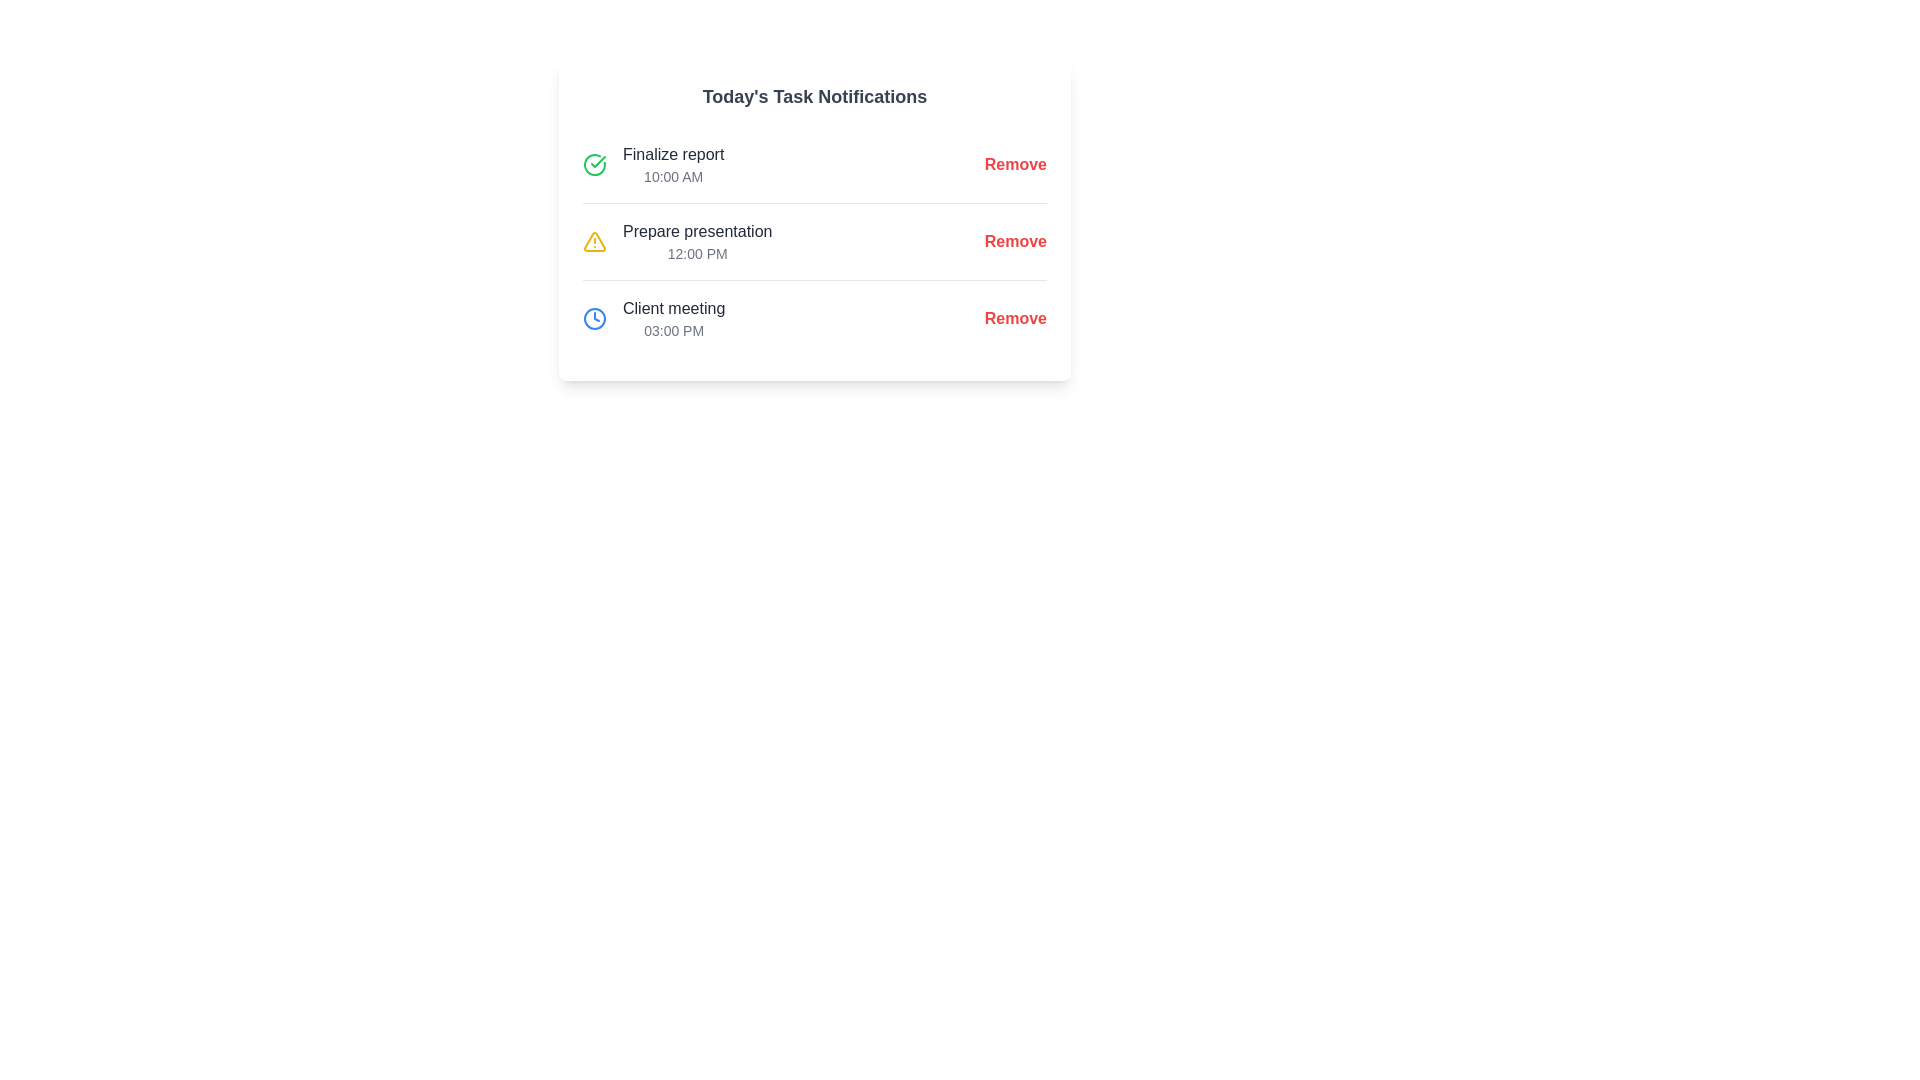 Image resolution: width=1920 pixels, height=1080 pixels. I want to click on the Text Label displaying '03:00 PM' located in the 'Client meeting' row, positioned to the right of the event title, so click(674, 330).